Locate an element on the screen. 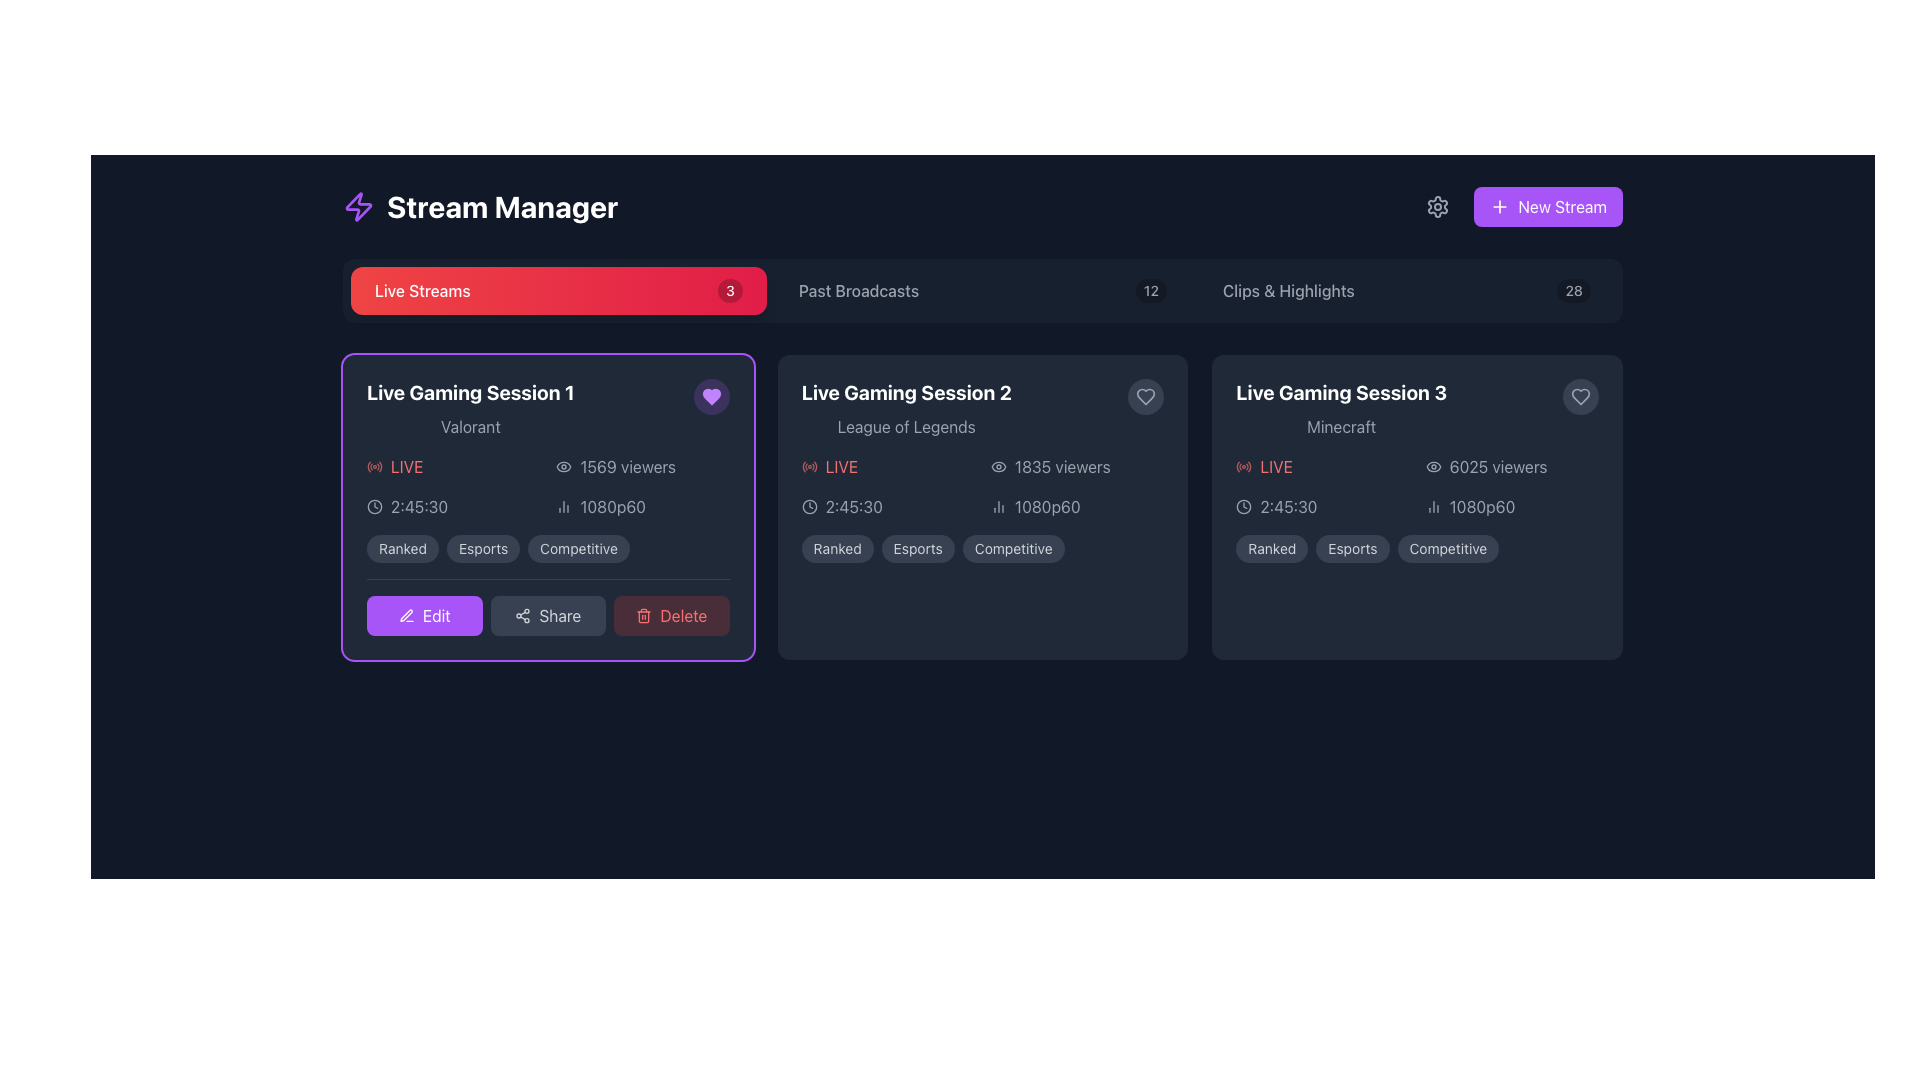 This screenshot has height=1080, width=1920. the circular button with a dark gray background and a white heart icon located in the top-right corner of the 'Live Gaming Session 3' card to visualize the hover effect is located at coordinates (1579, 397).